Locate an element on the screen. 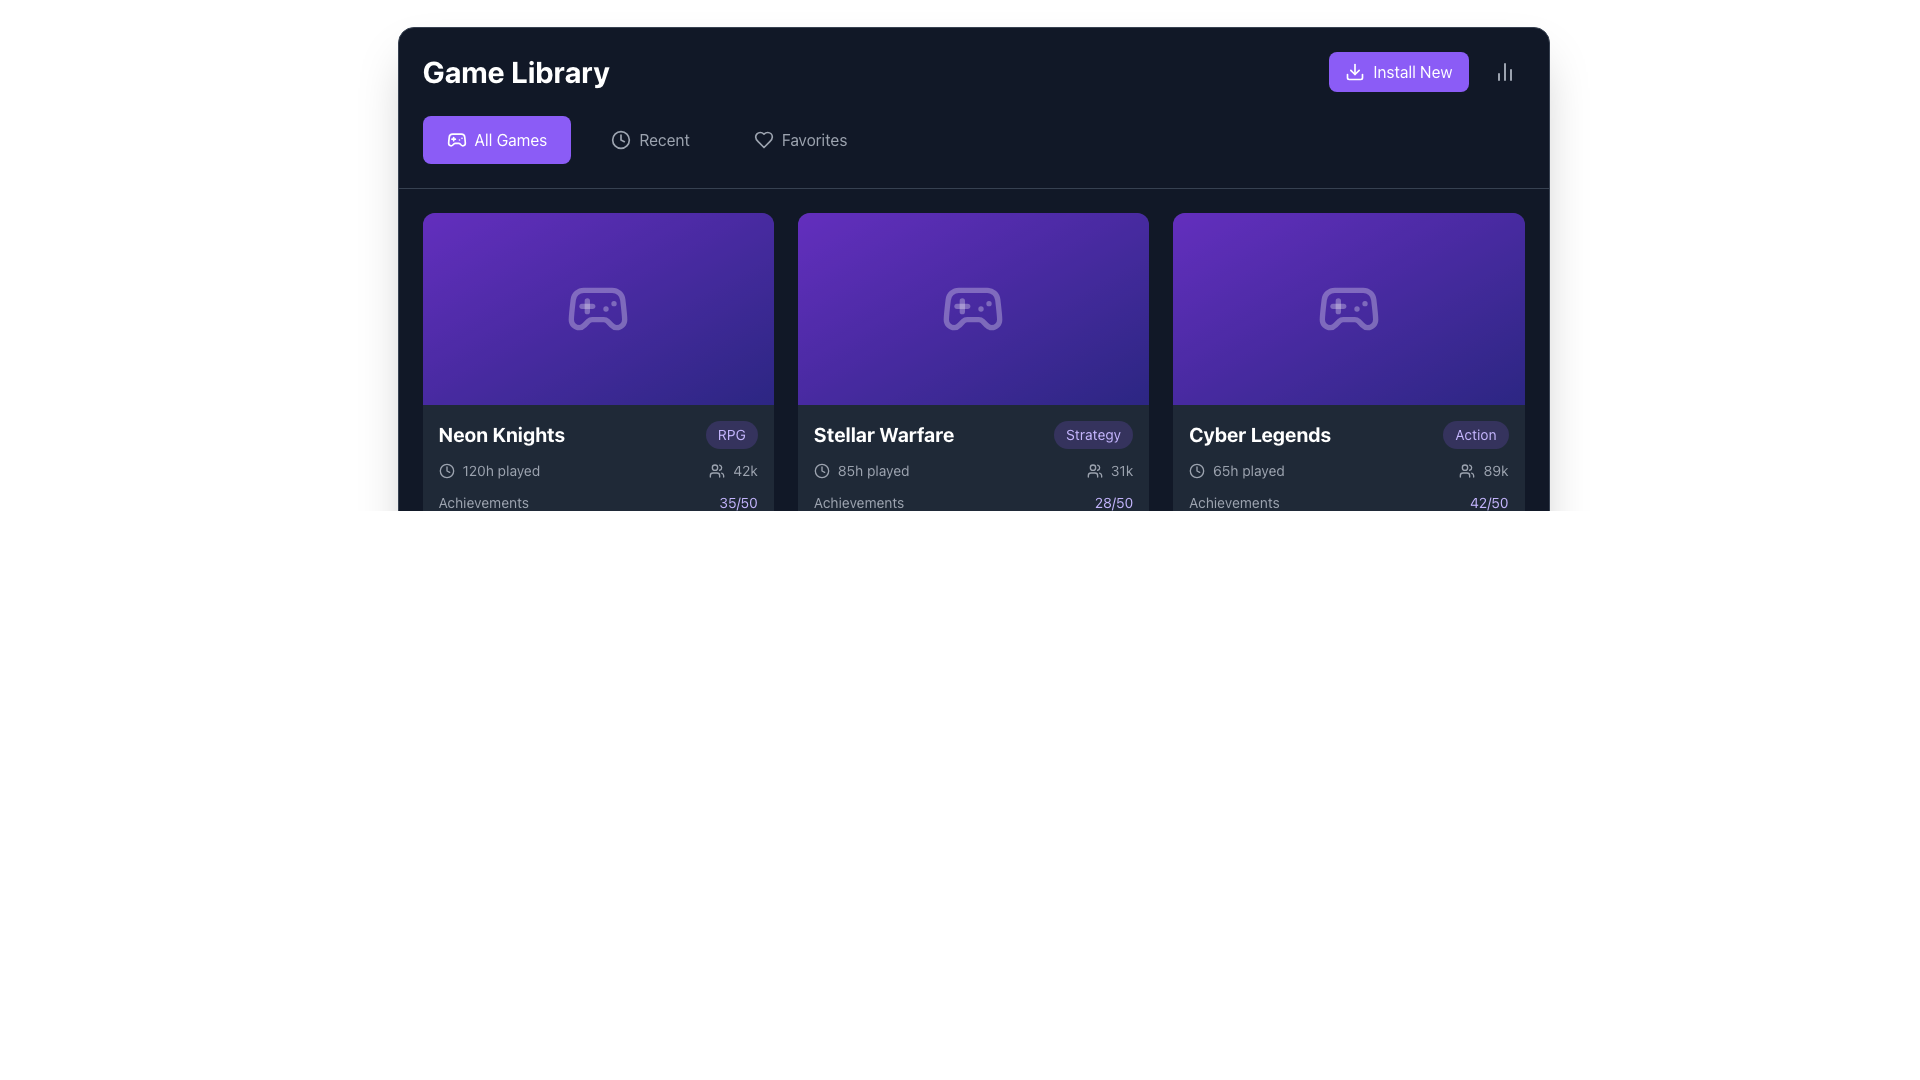 This screenshot has height=1080, width=1920. the third game information card in the 'Game Library' section is located at coordinates (1348, 474).